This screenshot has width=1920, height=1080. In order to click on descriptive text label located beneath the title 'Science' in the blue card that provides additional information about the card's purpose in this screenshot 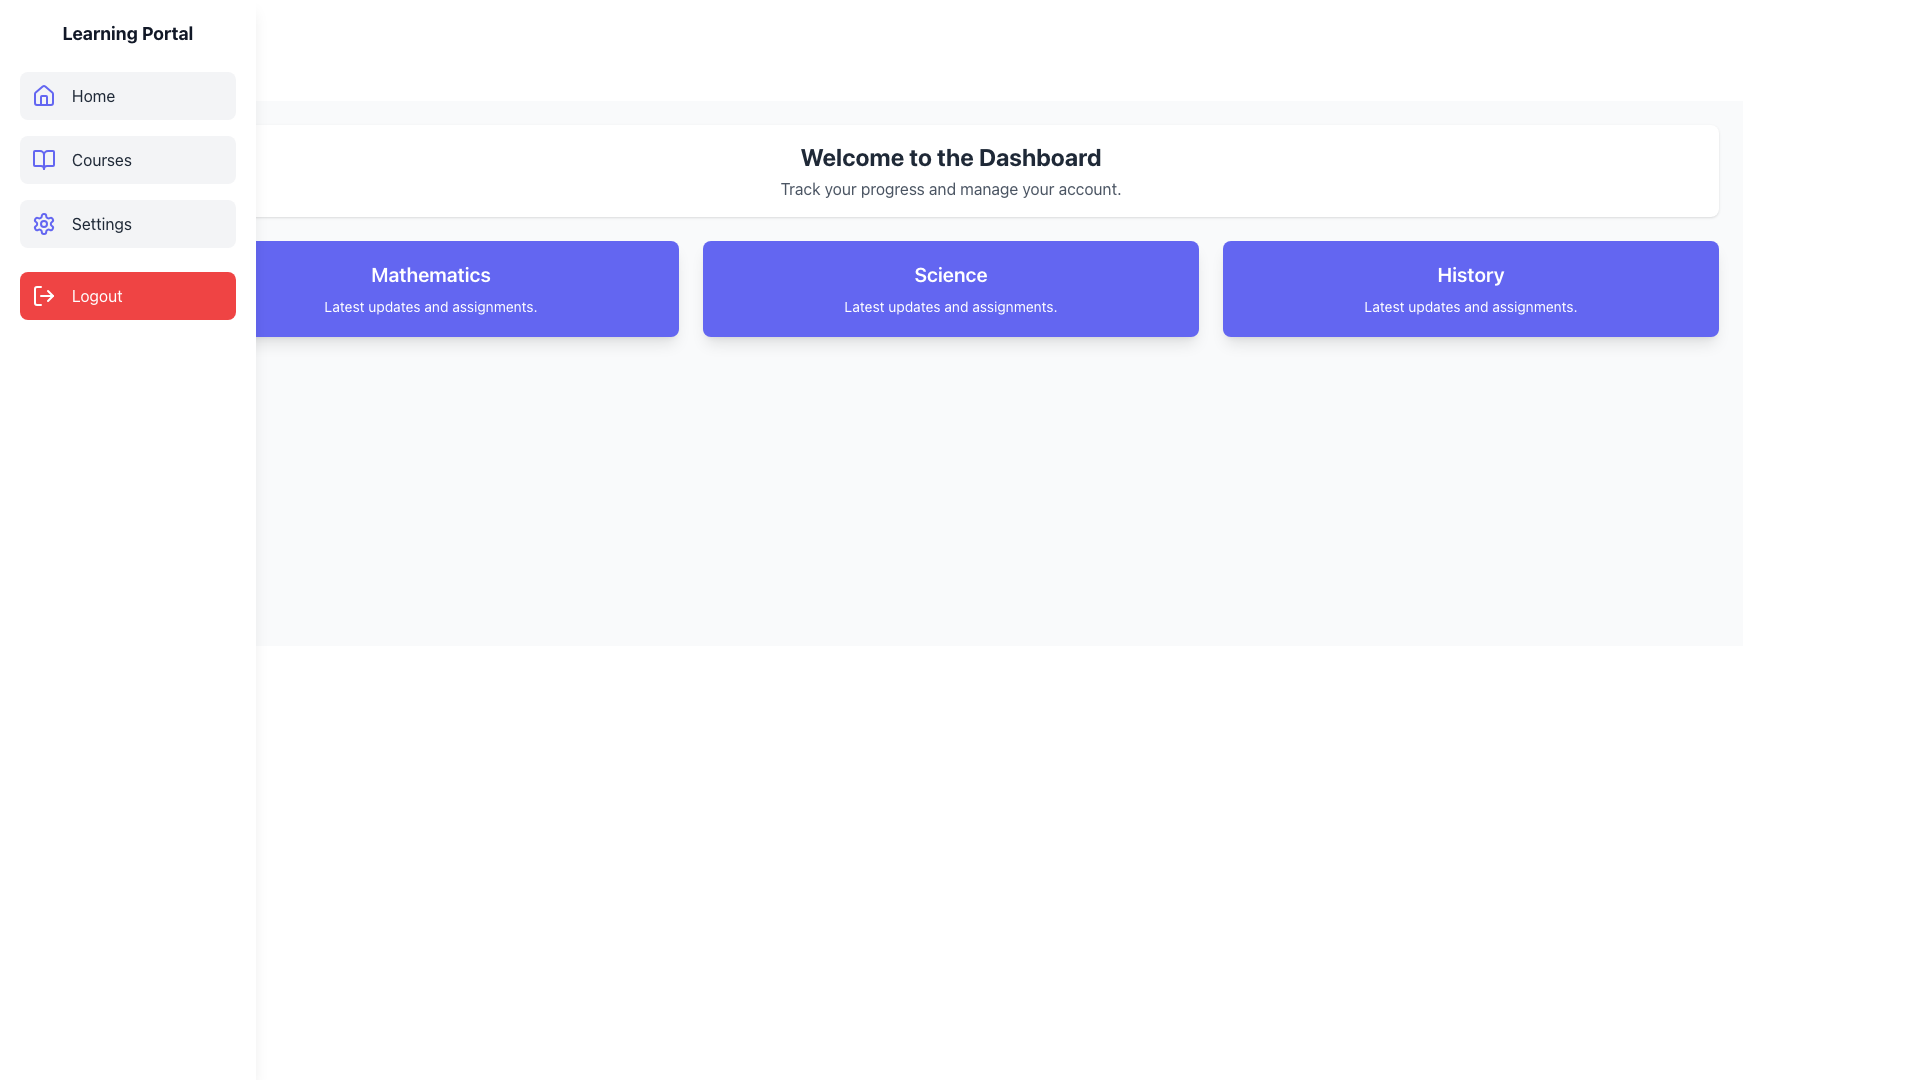, I will do `click(949, 307)`.